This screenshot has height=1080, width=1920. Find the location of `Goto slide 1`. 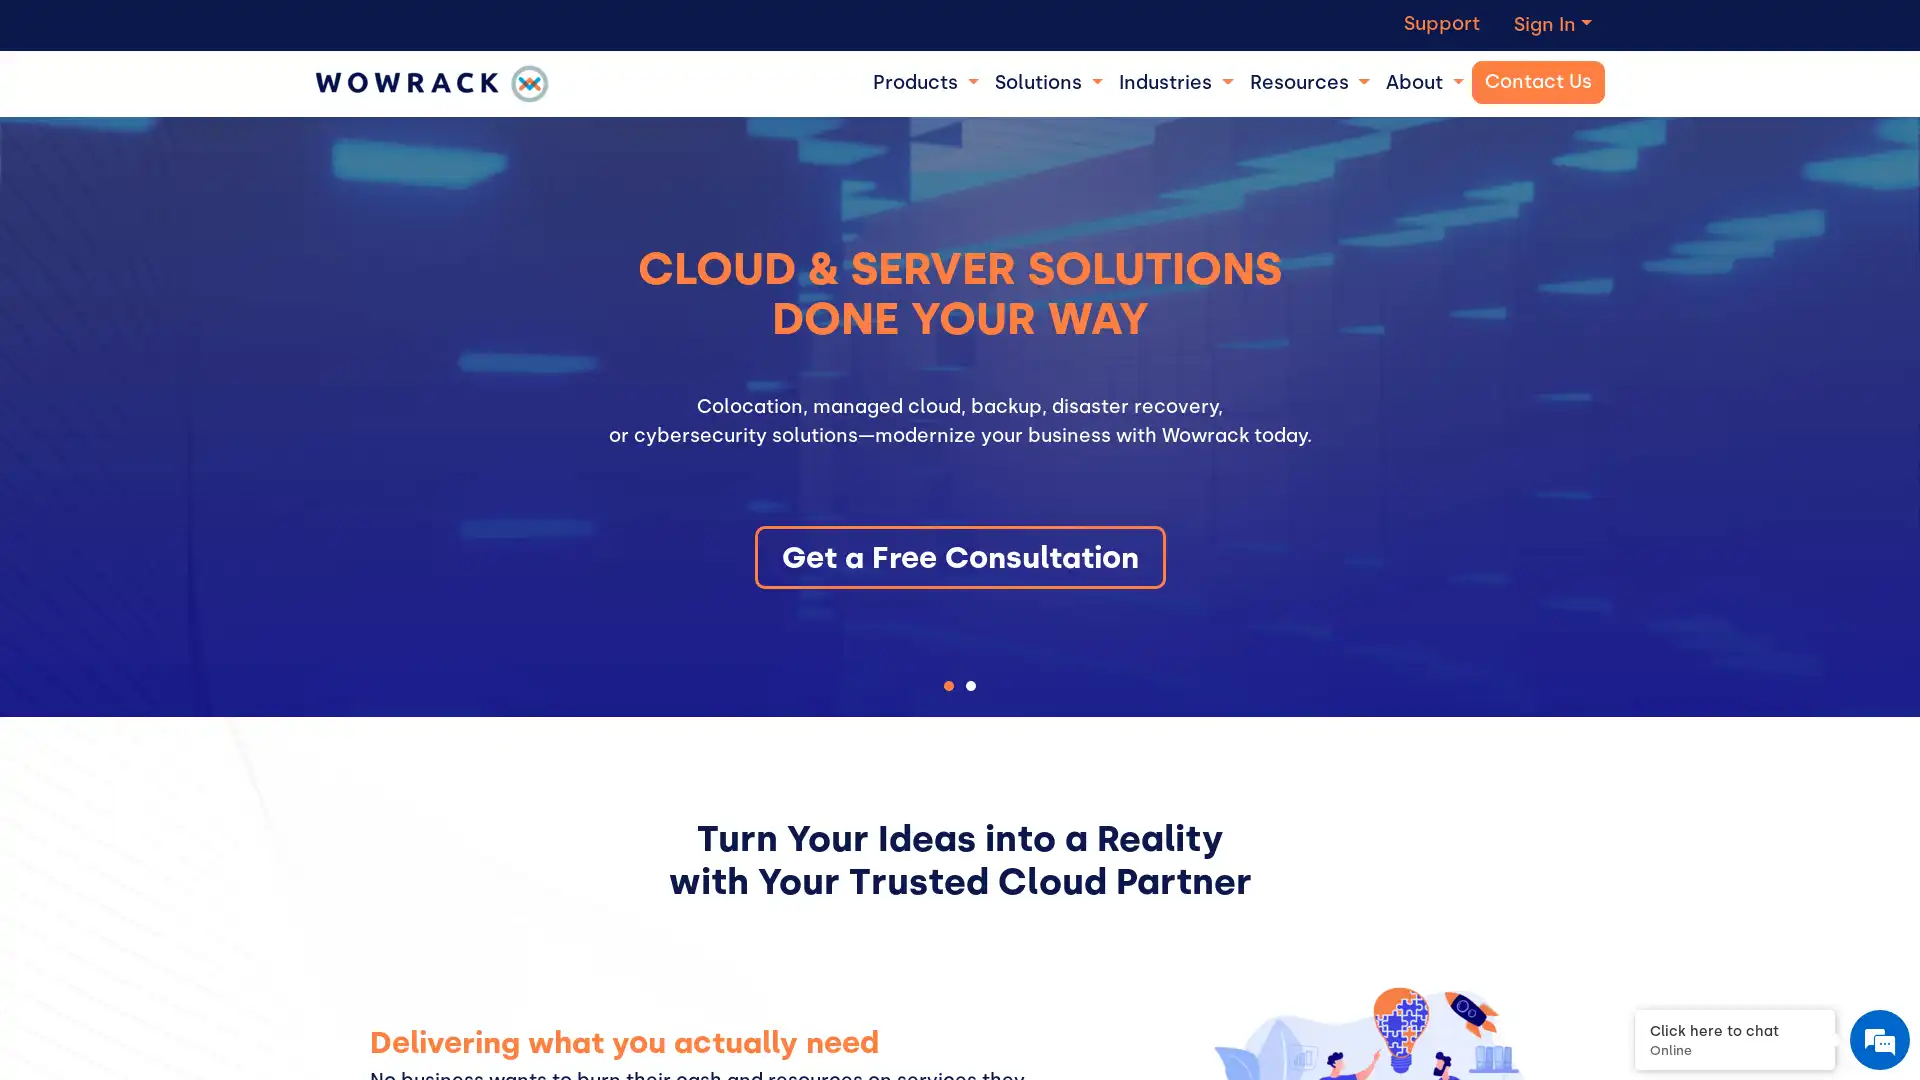

Goto slide 1 is located at coordinates (948, 684).